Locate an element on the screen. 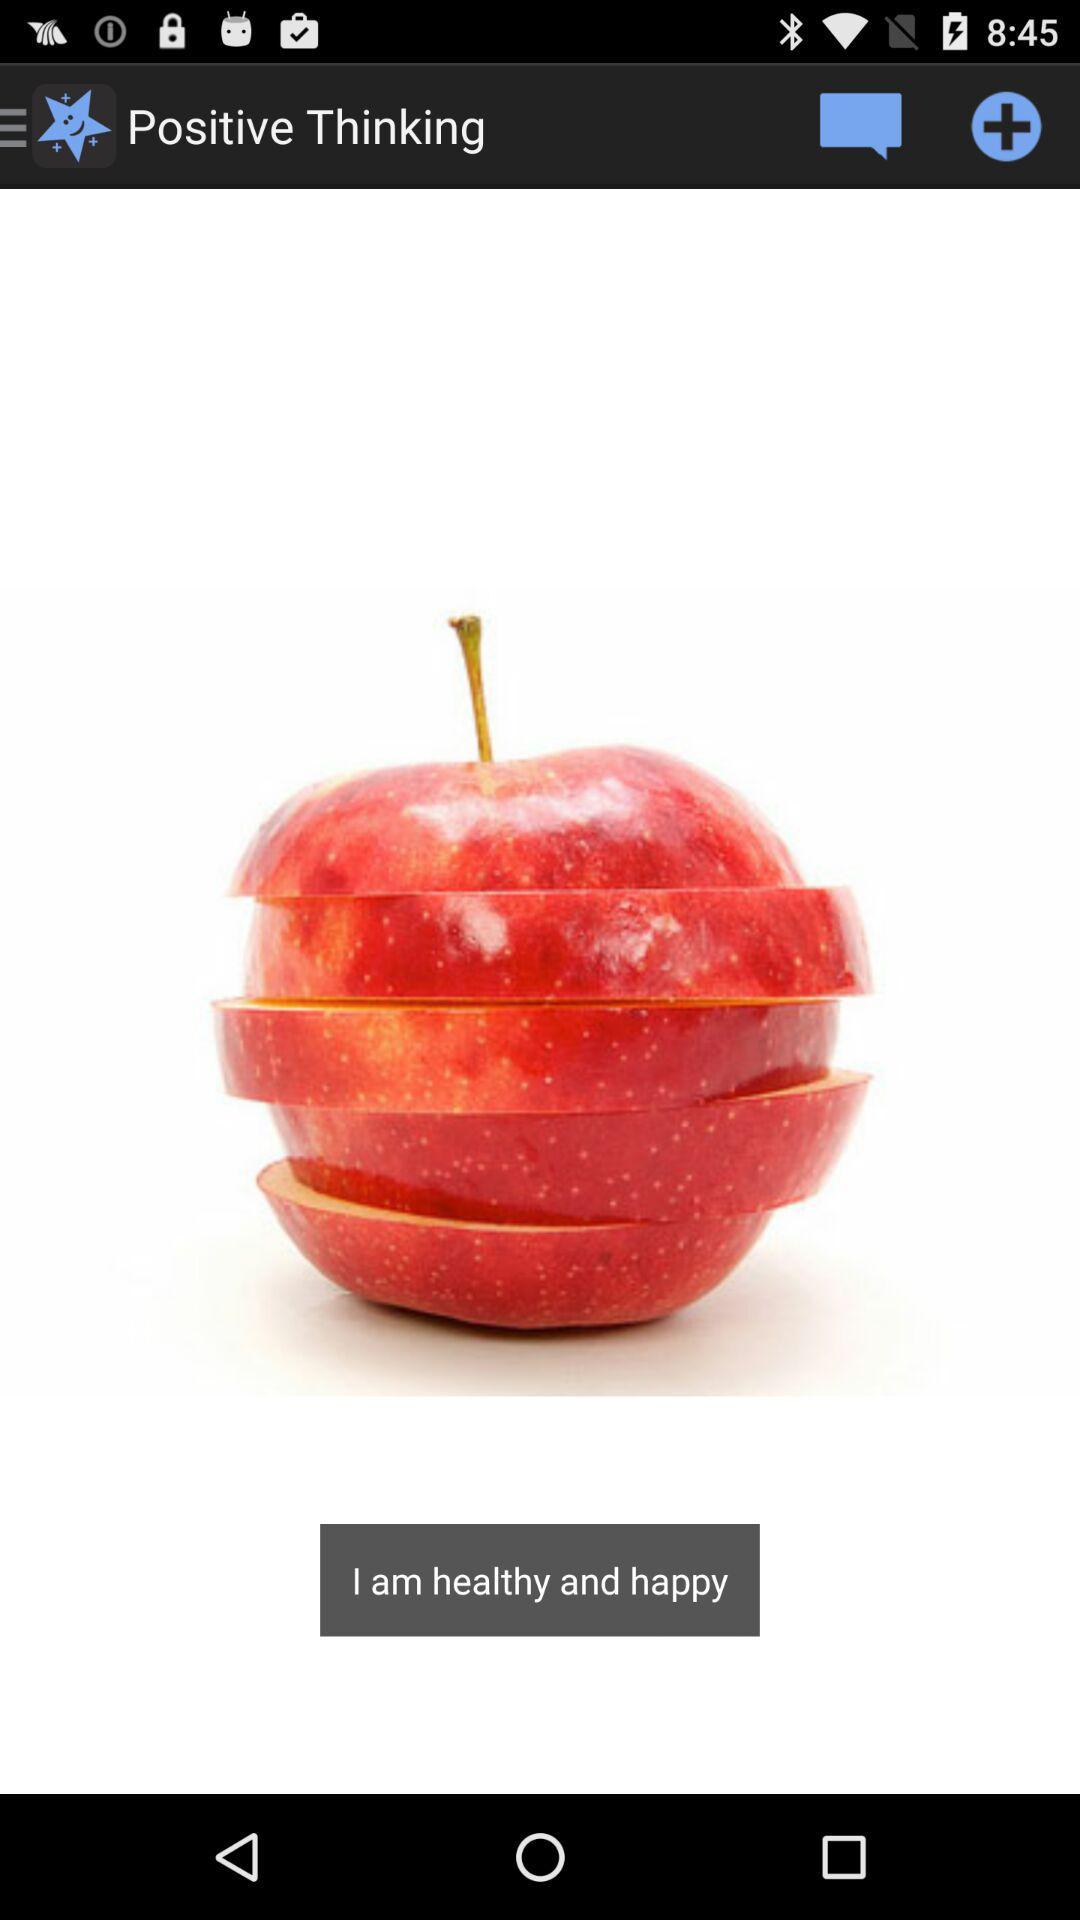 The width and height of the screenshot is (1080, 1920). comment is located at coordinates (858, 124).